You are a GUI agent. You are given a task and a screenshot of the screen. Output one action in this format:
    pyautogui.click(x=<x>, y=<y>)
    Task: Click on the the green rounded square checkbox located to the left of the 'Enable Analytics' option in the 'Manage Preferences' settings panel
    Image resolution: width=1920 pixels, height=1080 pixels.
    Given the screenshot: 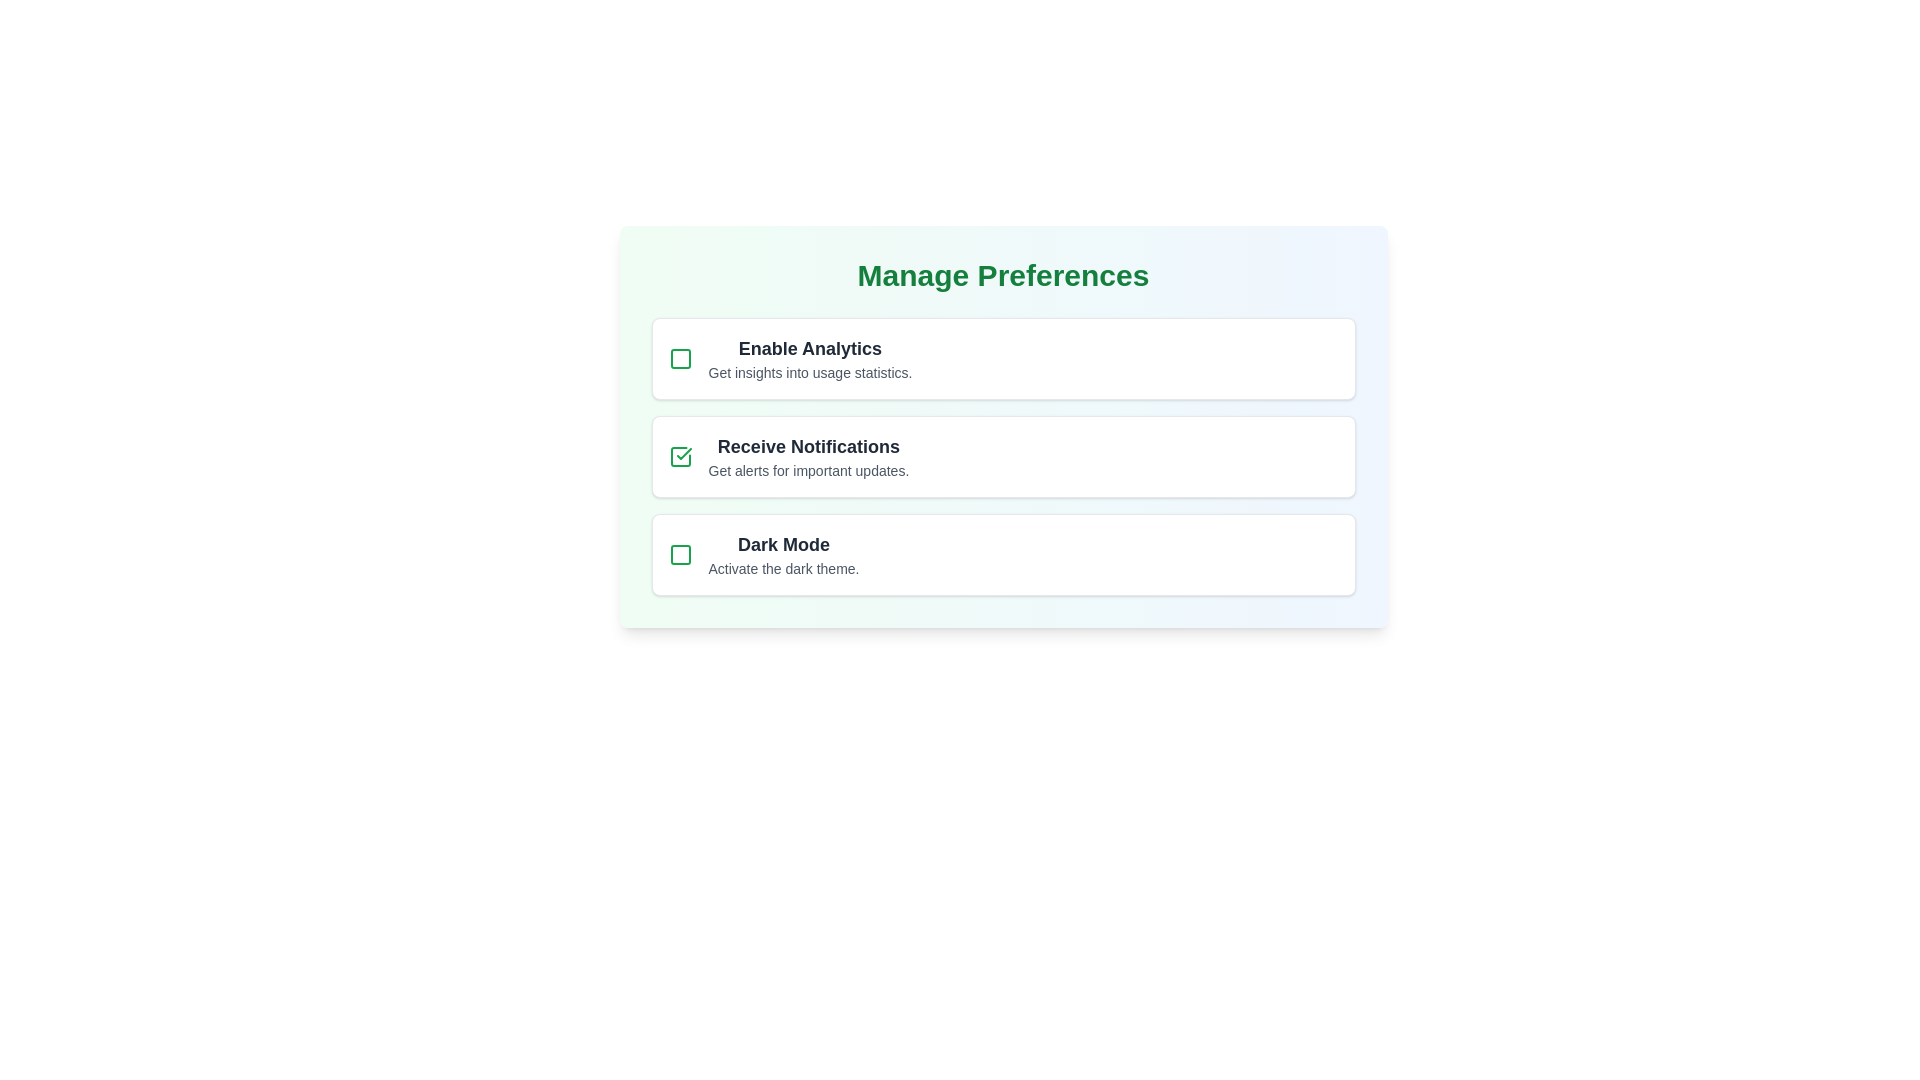 What is the action you would take?
    pyautogui.click(x=680, y=357)
    